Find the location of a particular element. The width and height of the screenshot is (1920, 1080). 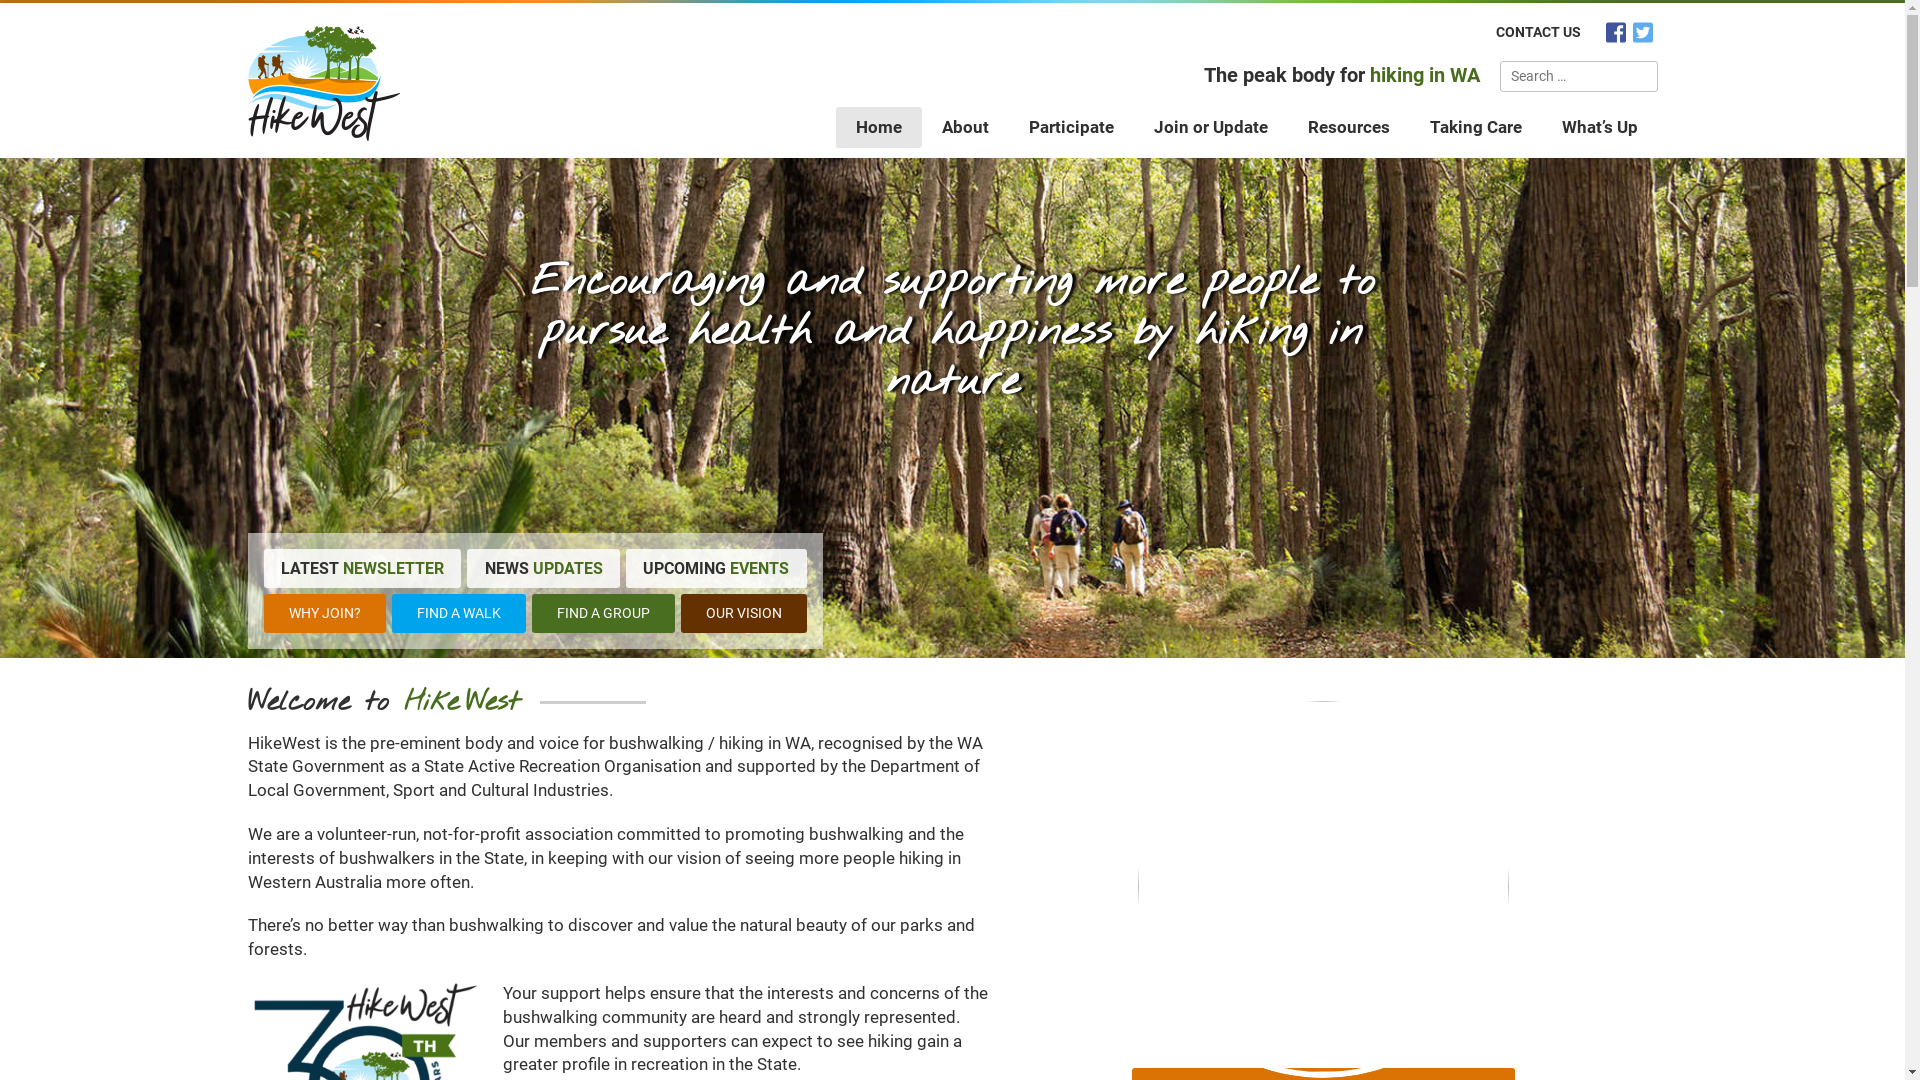

'NEWS UPDATES' is located at coordinates (543, 567).